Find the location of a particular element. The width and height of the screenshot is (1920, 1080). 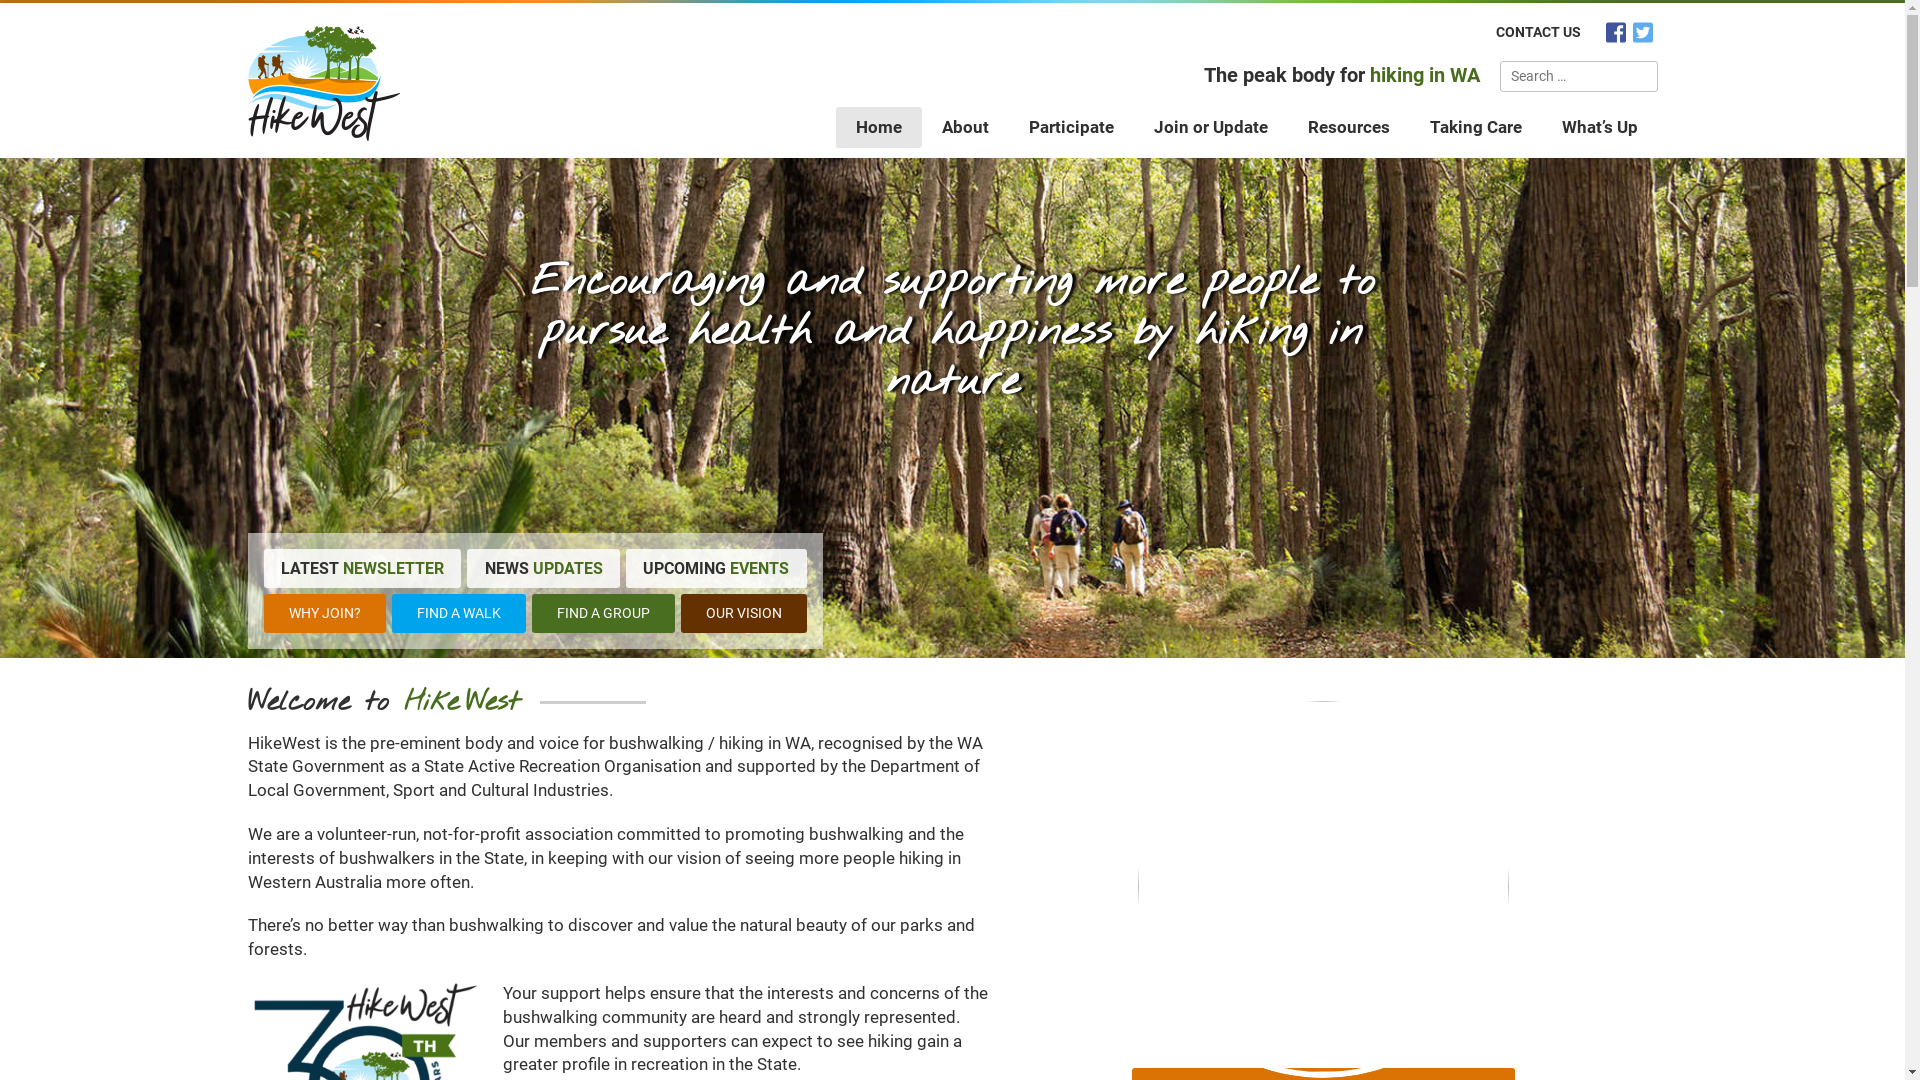

'NEWS UPDATES' is located at coordinates (543, 567).